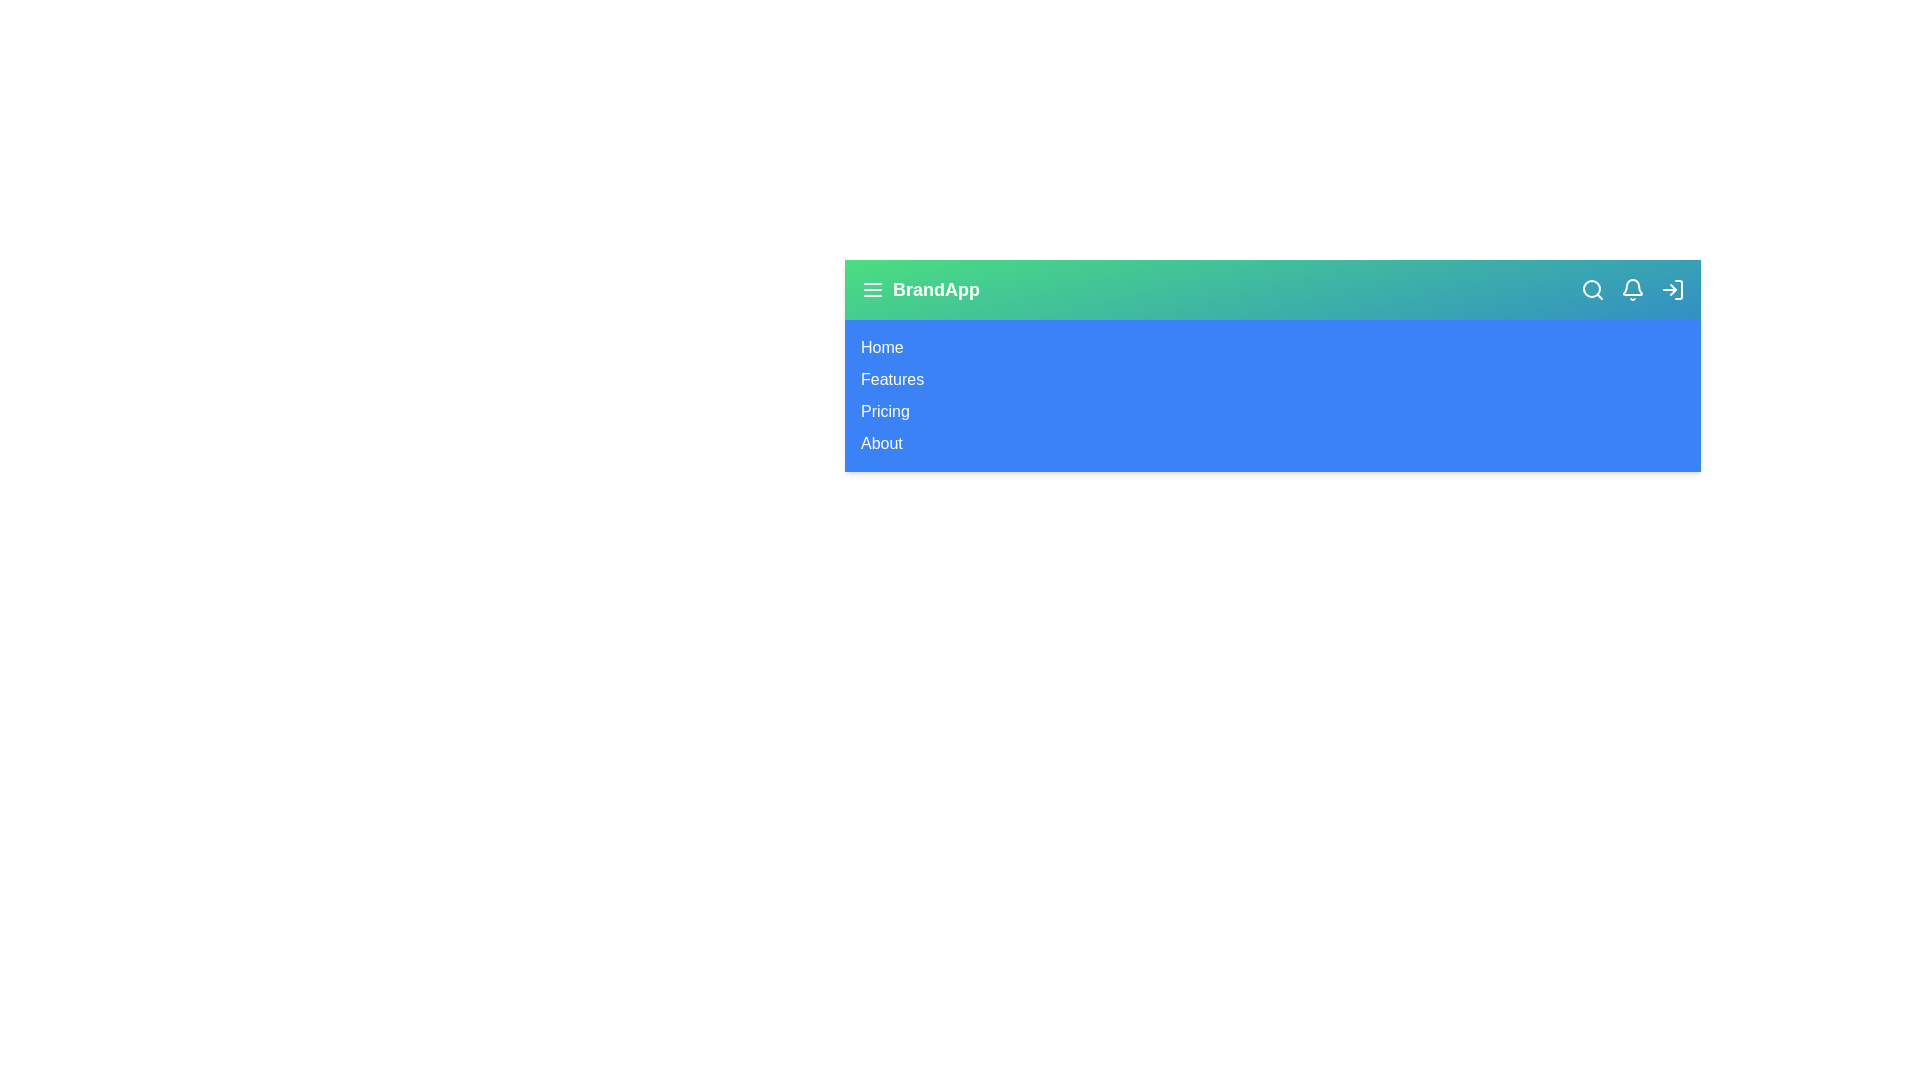 This screenshot has height=1080, width=1920. What do you see at coordinates (1592, 289) in the screenshot?
I see `the search icon to open the search input` at bounding box center [1592, 289].